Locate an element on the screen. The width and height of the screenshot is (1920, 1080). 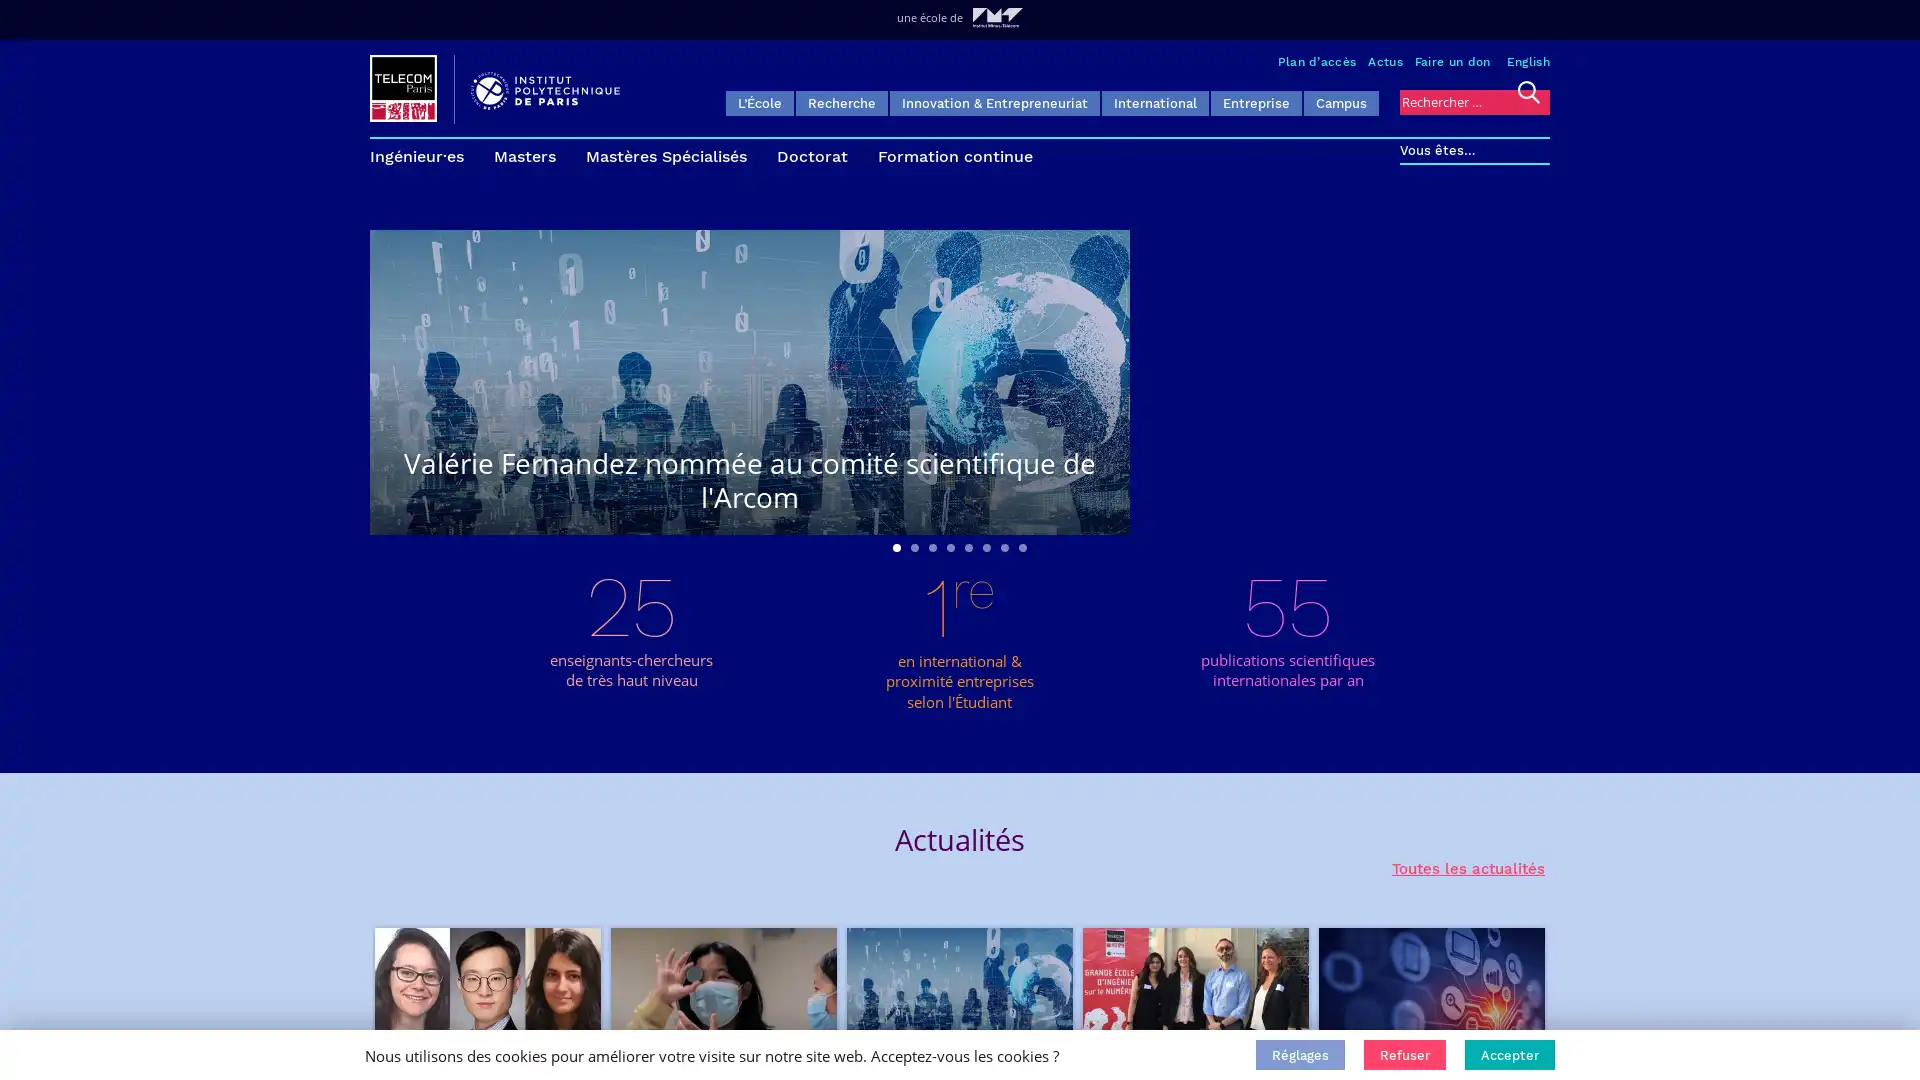
Refuser is located at coordinates (1404, 1053).